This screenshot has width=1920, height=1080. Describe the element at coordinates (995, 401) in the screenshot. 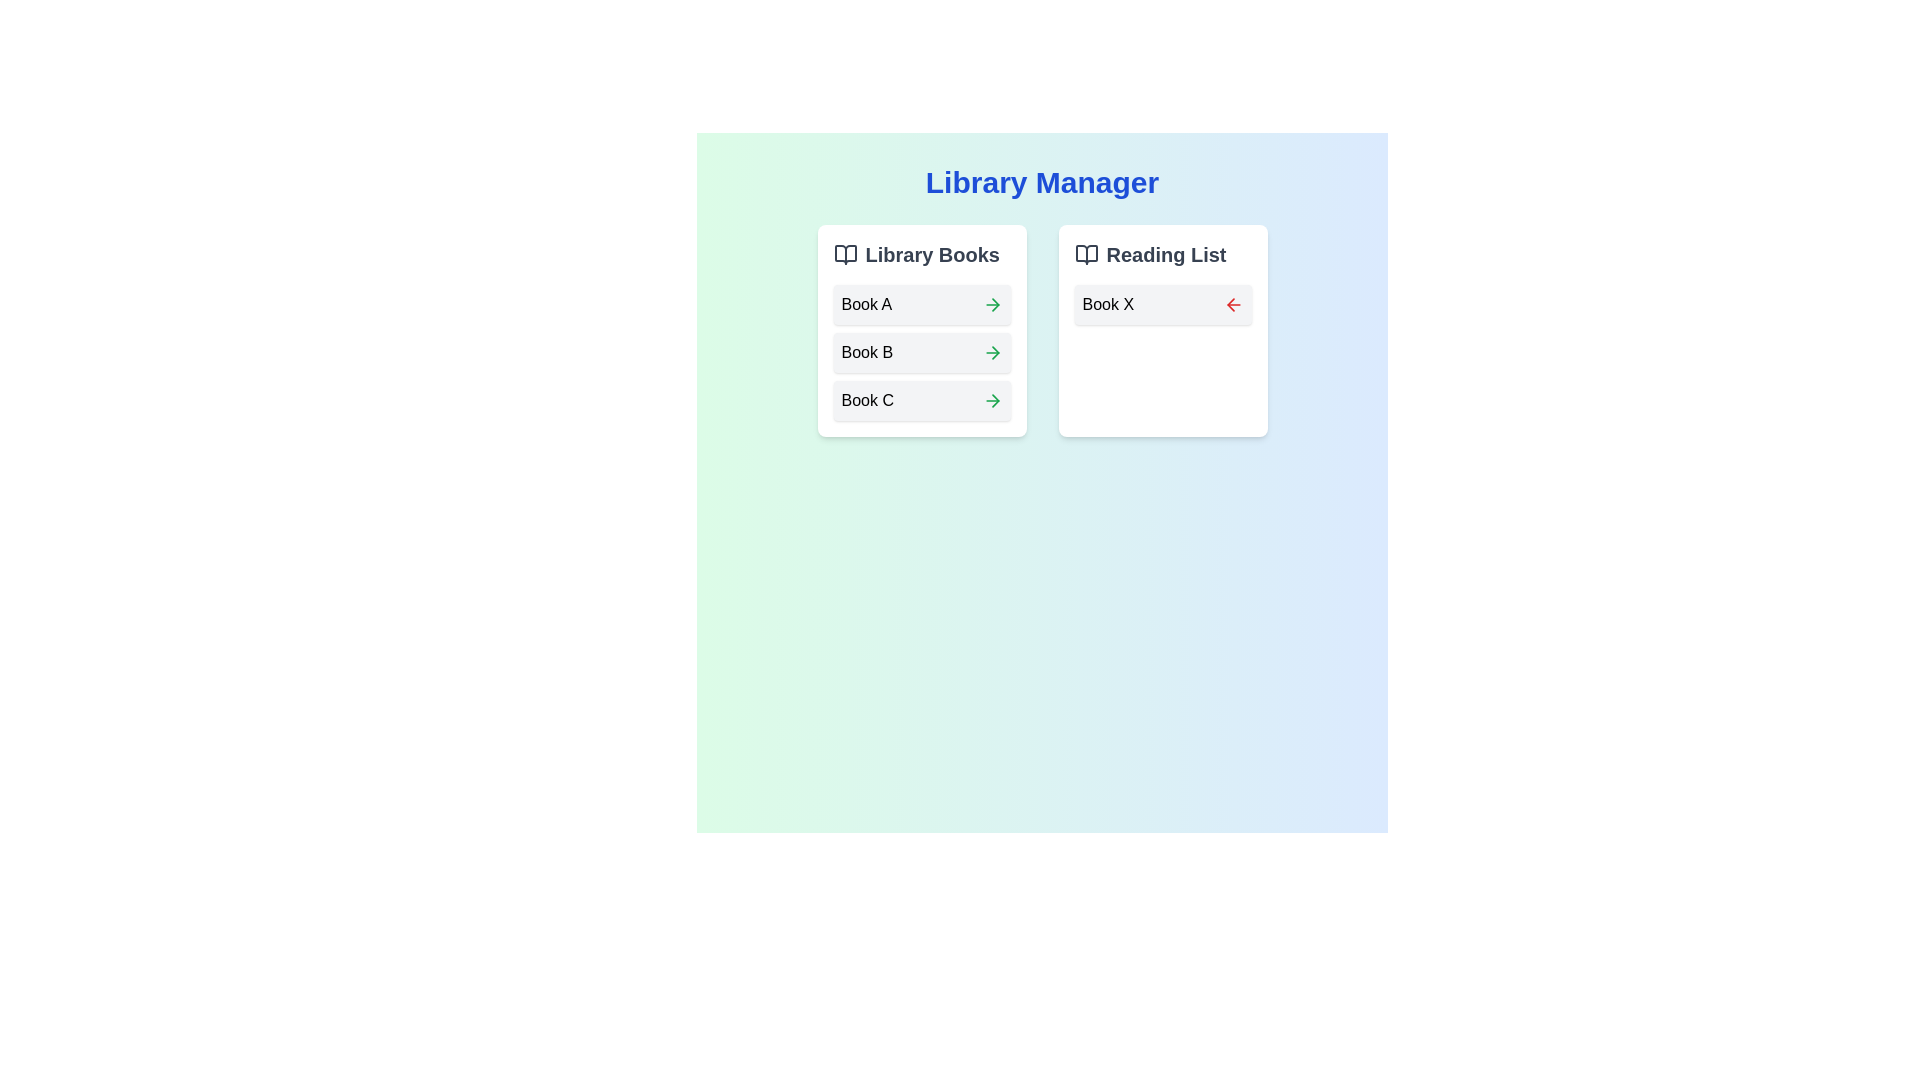

I see `the arrow icon located in the 'Library Books' section next to 'Book C'` at that location.